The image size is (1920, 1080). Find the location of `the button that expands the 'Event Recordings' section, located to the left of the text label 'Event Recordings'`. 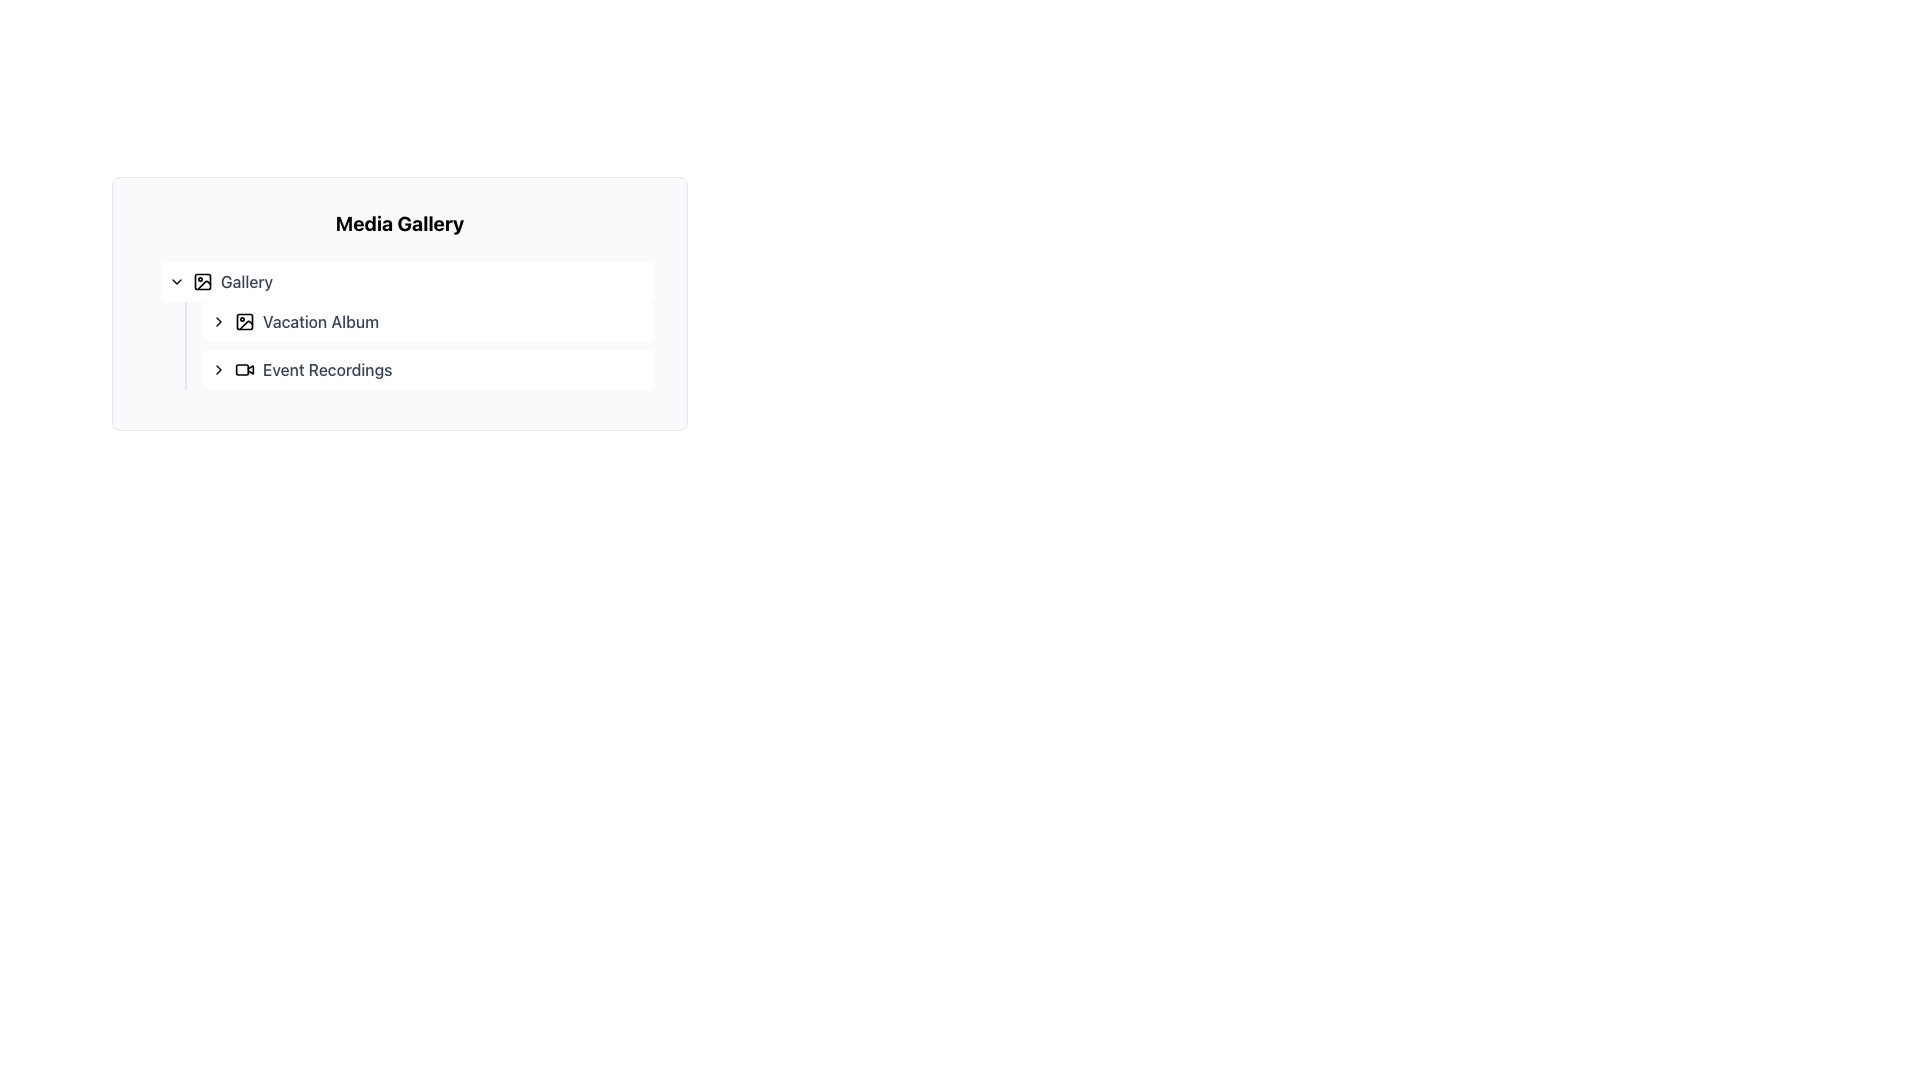

the button that expands the 'Event Recordings' section, located to the left of the text label 'Event Recordings' is located at coordinates (219, 370).